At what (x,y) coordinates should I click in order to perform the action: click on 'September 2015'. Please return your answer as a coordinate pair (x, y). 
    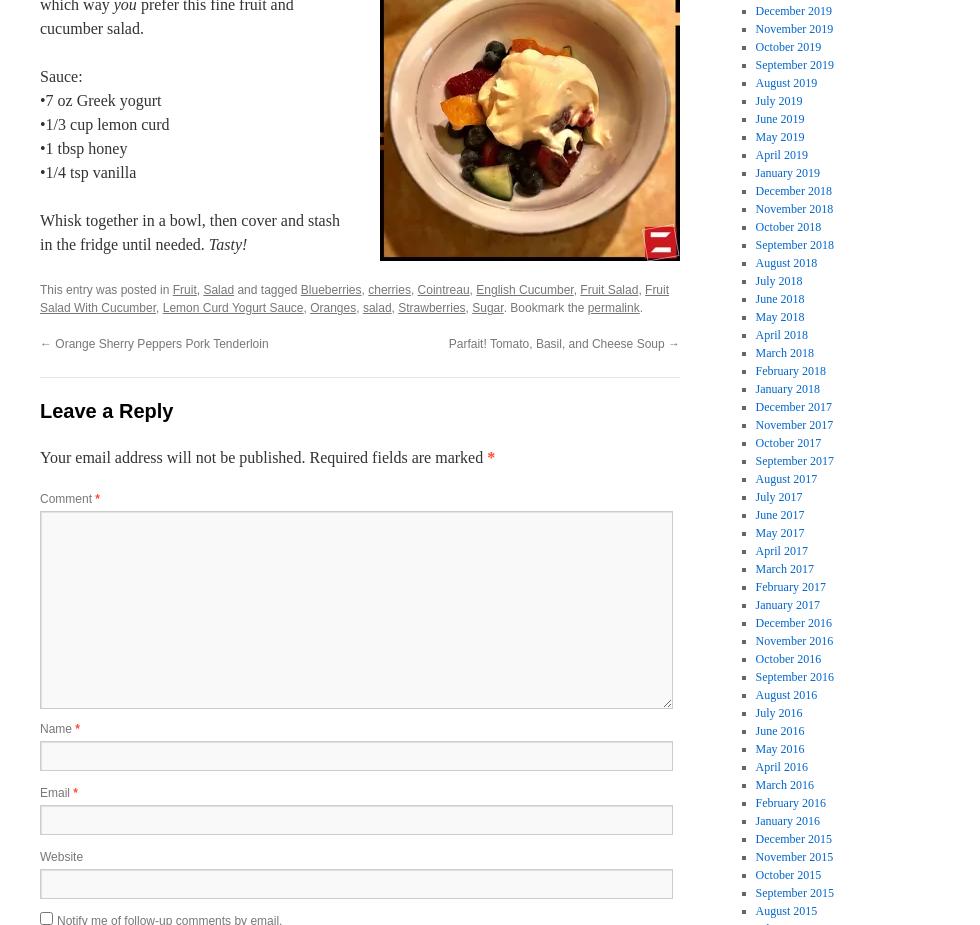
    Looking at the image, I should click on (793, 892).